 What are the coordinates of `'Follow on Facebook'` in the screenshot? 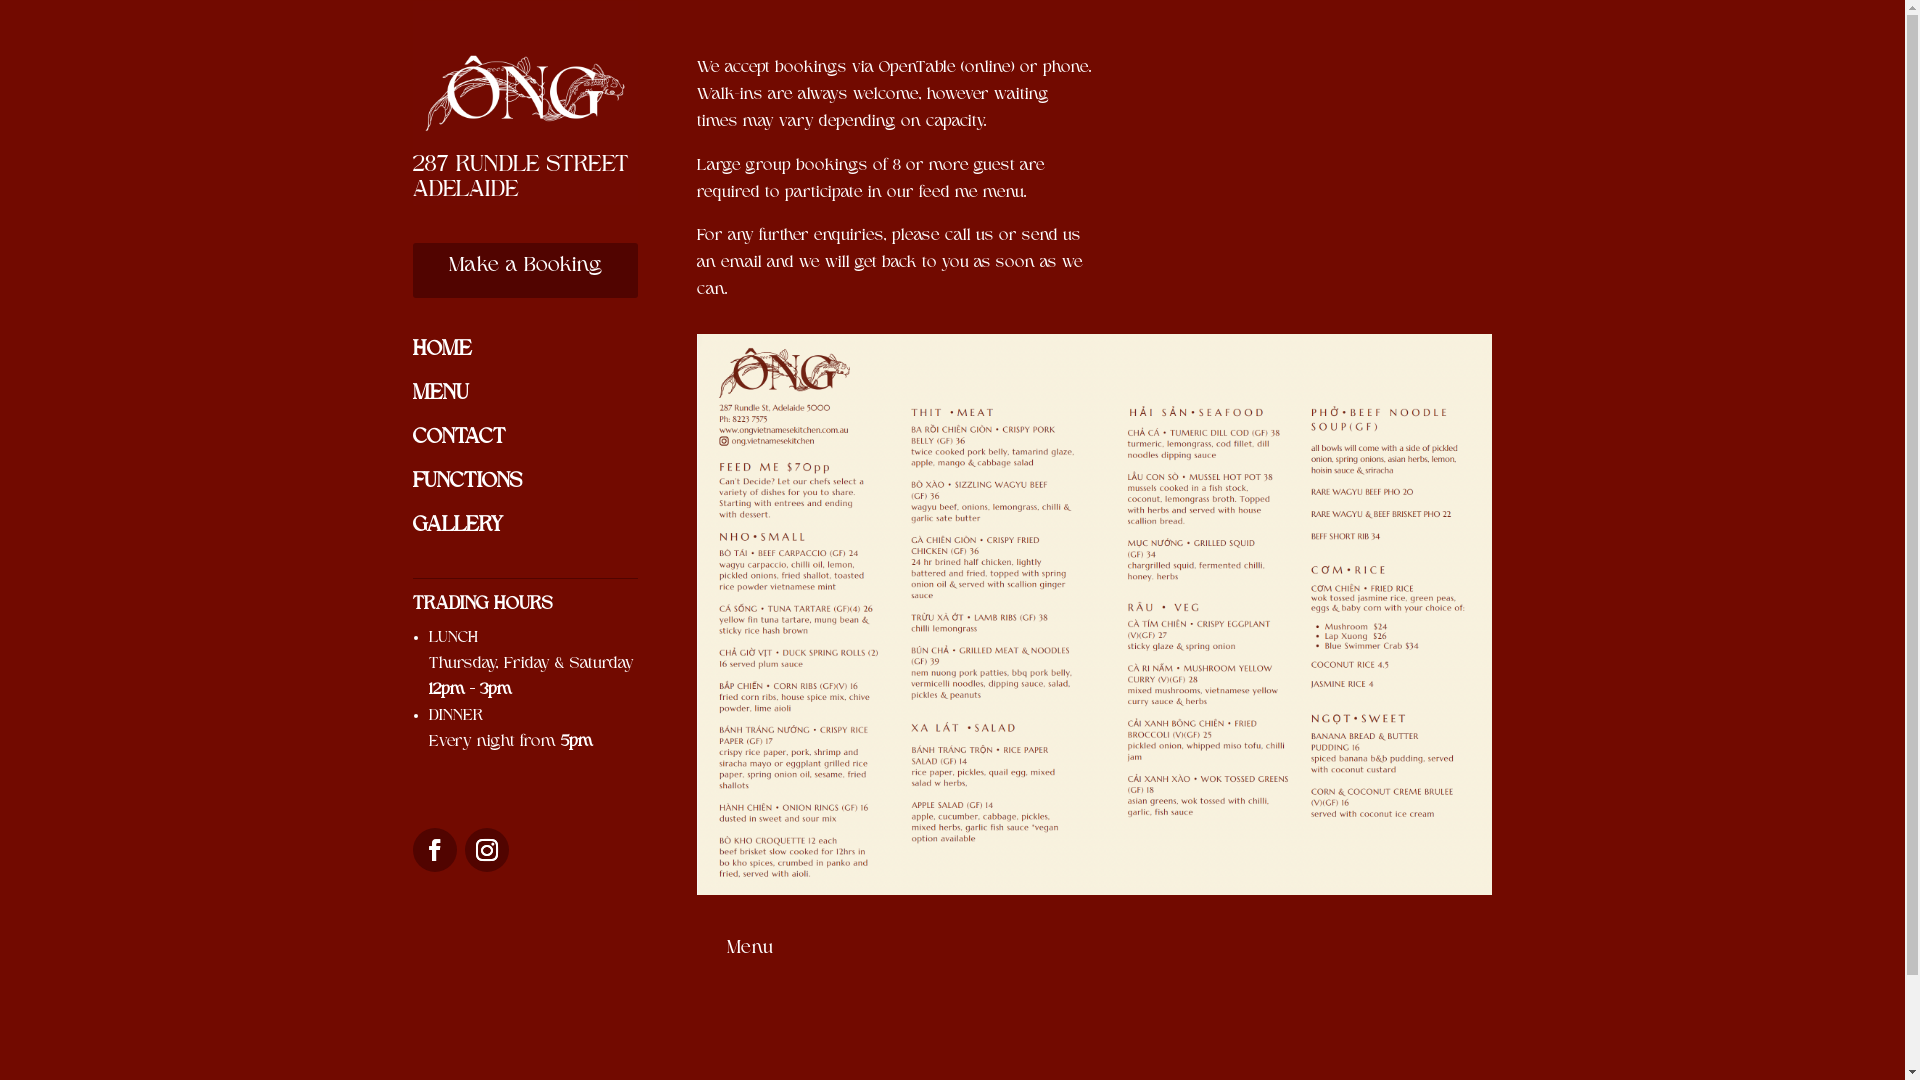 It's located at (432, 849).